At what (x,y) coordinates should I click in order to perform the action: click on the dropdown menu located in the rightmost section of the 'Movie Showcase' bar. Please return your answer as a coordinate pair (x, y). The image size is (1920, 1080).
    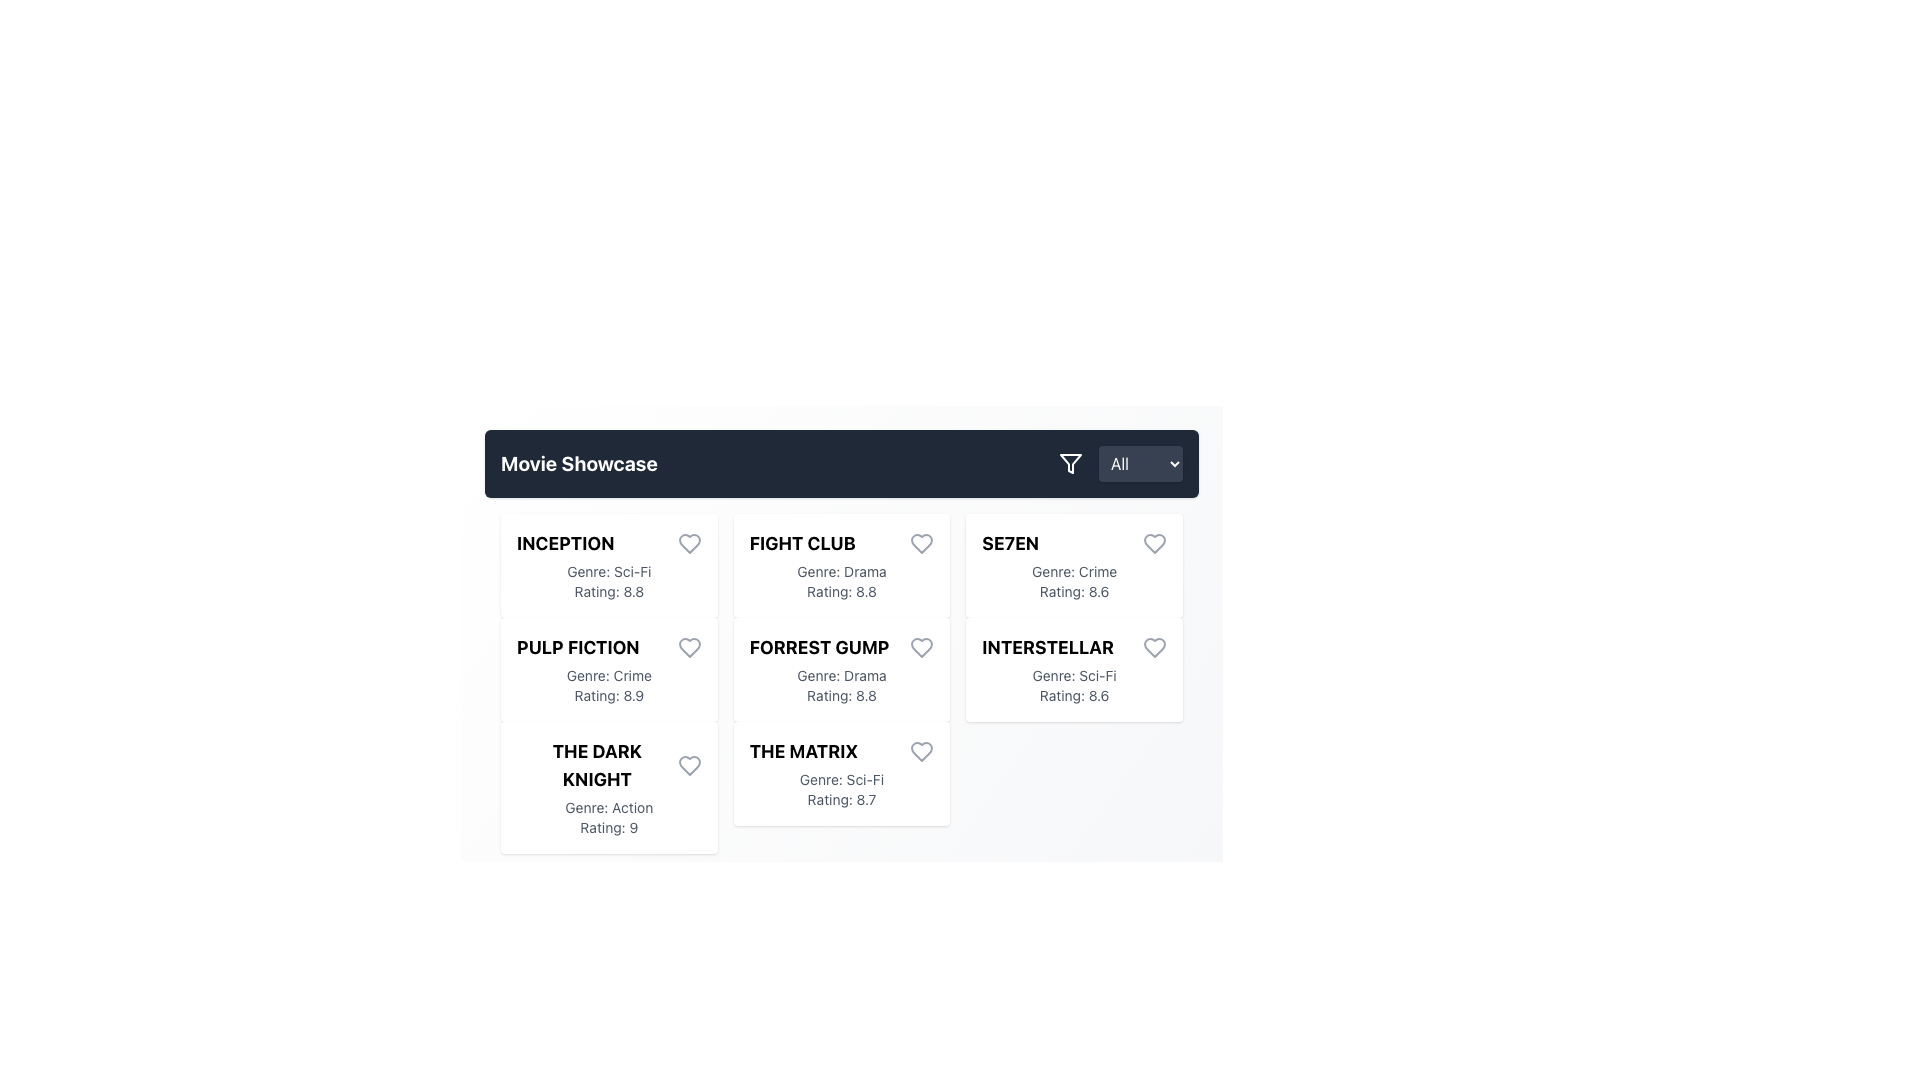
    Looking at the image, I should click on (1121, 463).